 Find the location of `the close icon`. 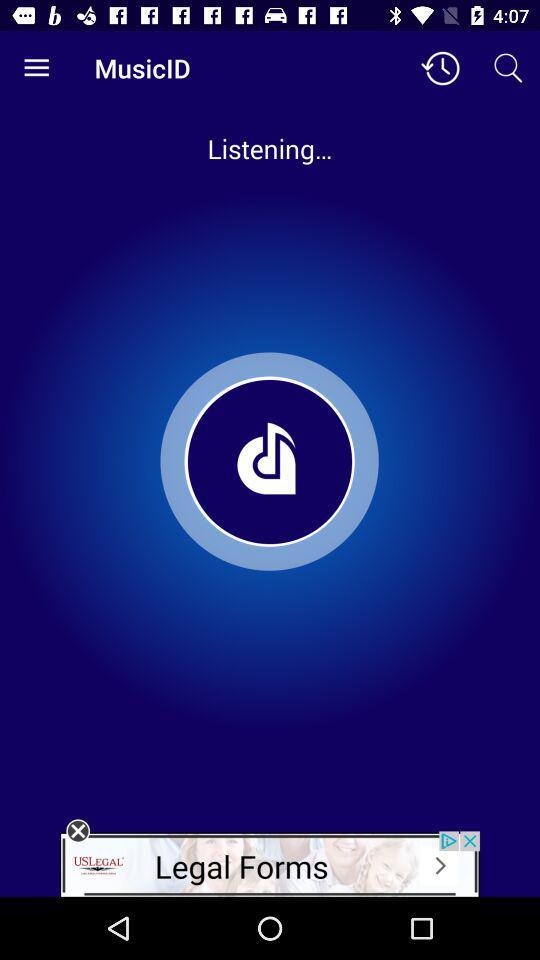

the close icon is located at coordinates (77, 831).